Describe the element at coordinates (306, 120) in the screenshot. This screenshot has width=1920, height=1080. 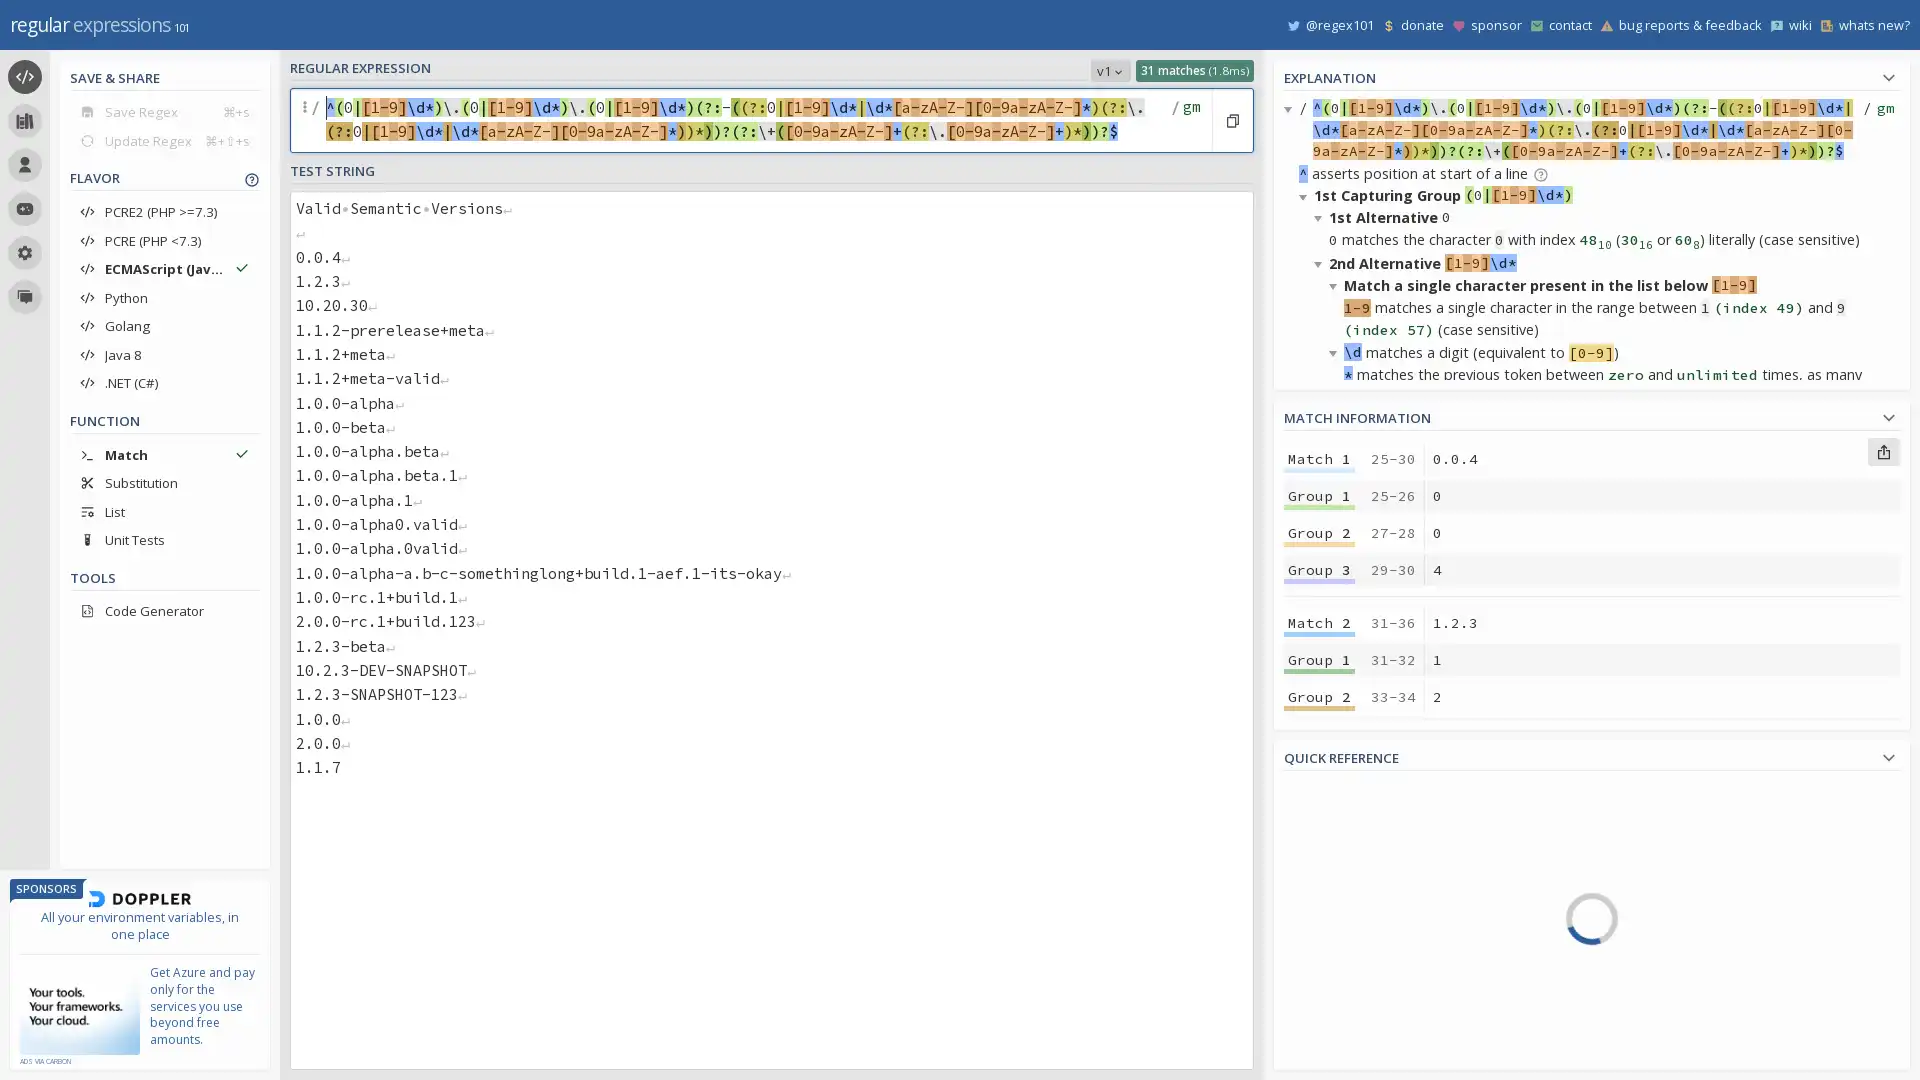
I see `Change delimiter` at that location.